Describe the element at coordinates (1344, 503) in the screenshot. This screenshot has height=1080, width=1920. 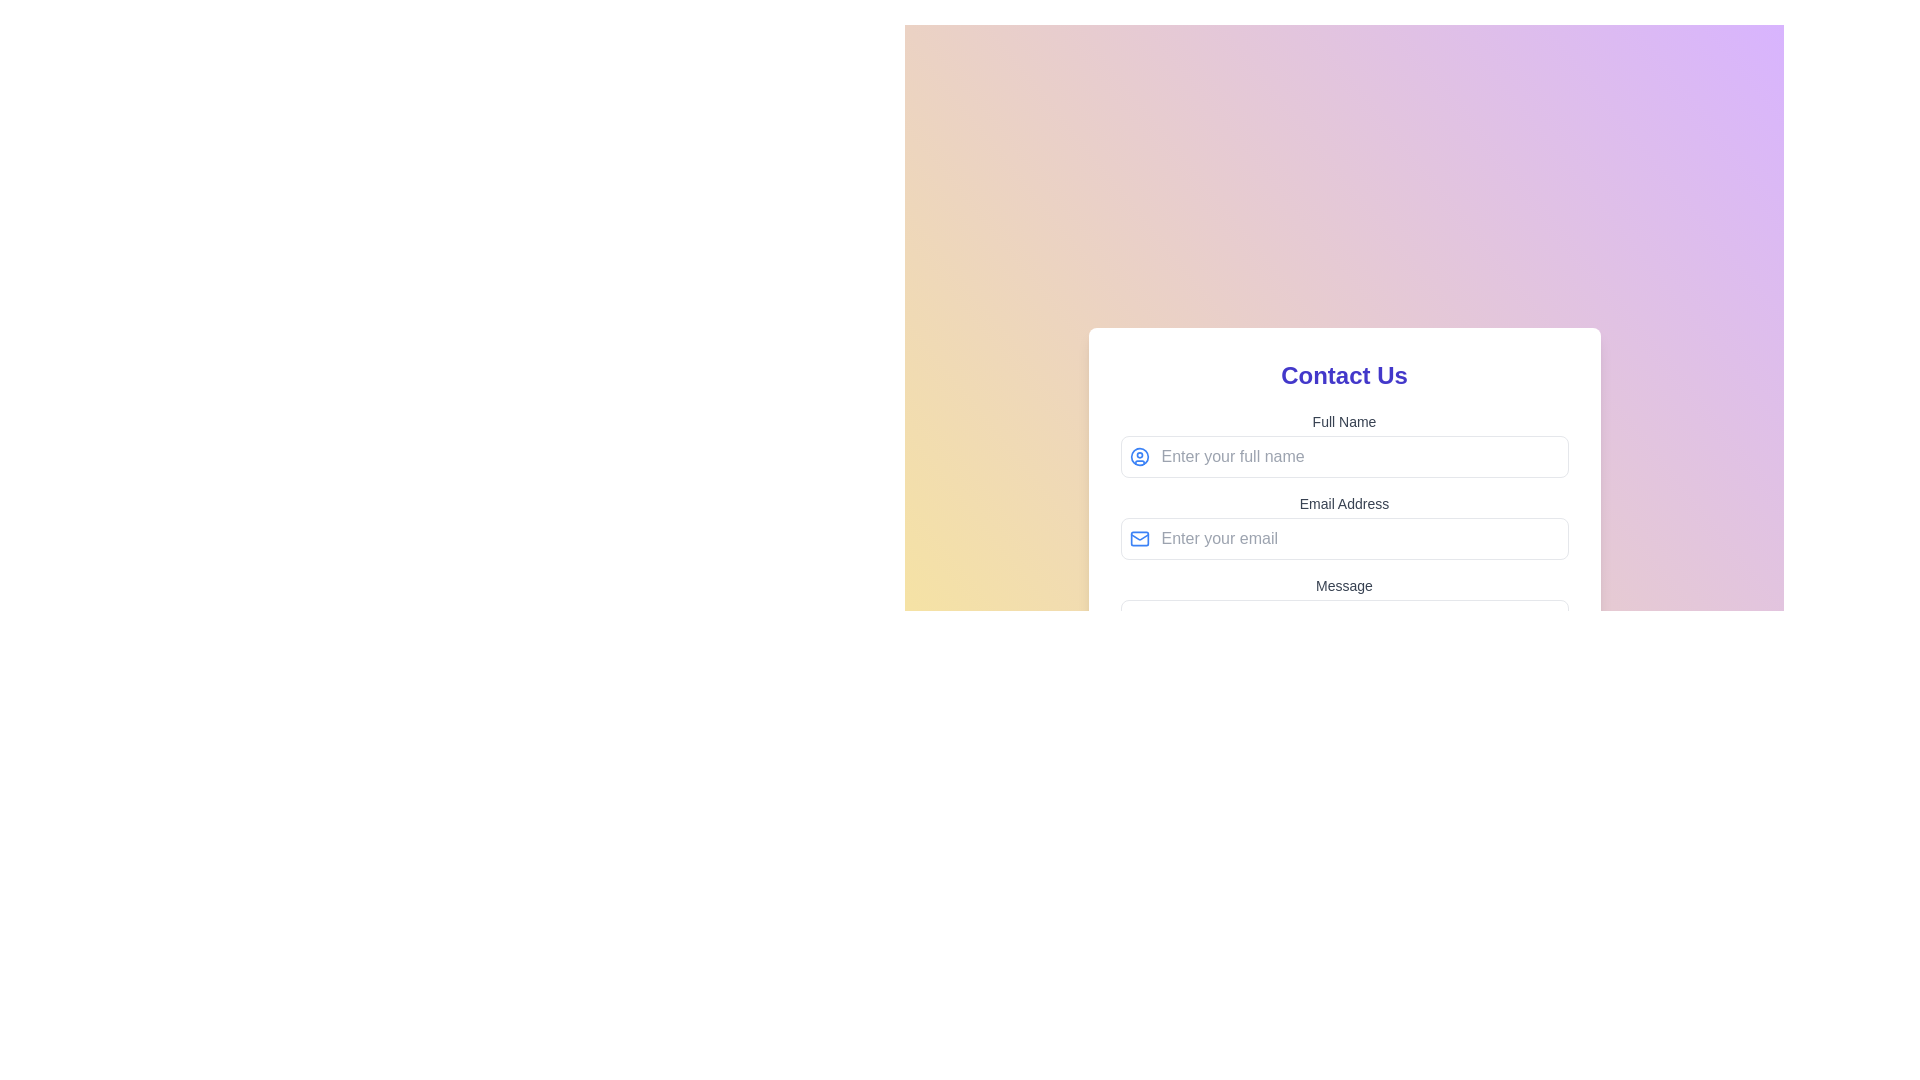
I see `the 'Email Address' label, which is displayed in a small, medium-weight gray font, positioned between the 'Full Name' label and the email input field` at that location.